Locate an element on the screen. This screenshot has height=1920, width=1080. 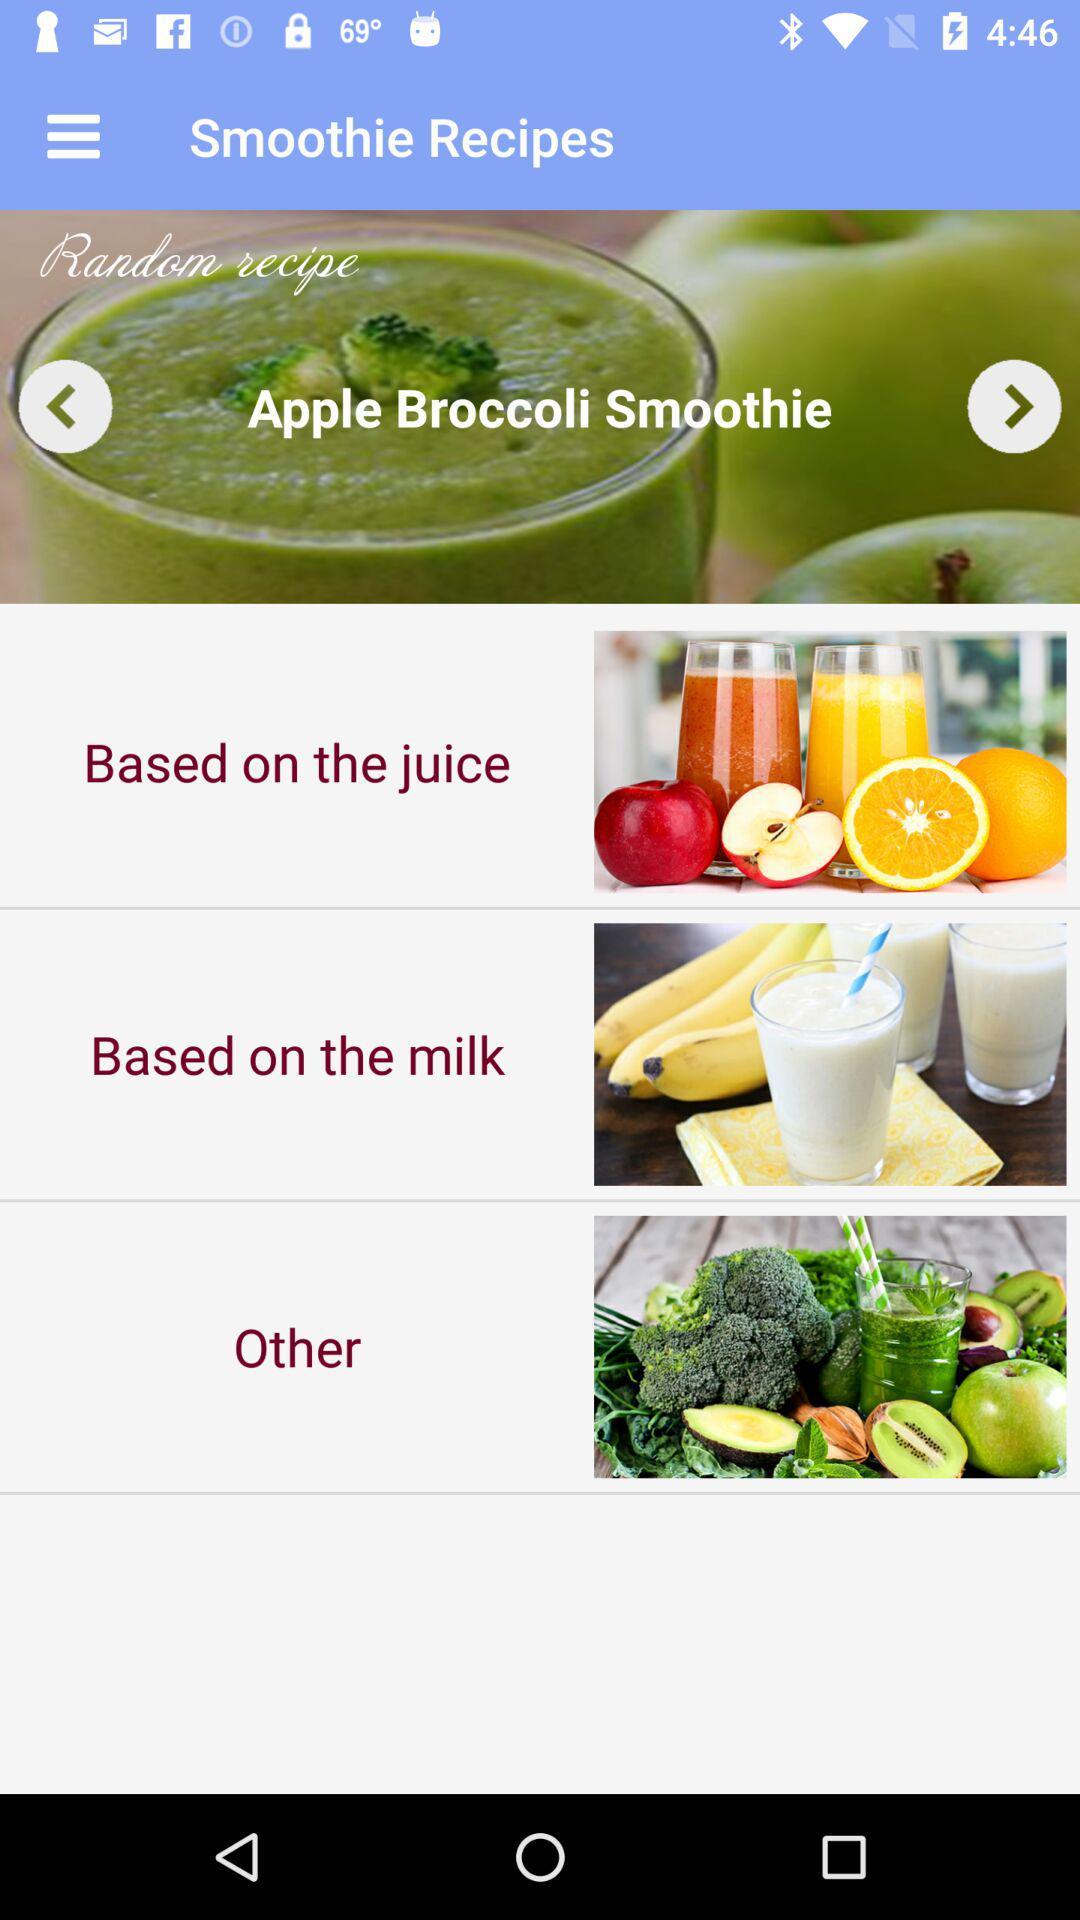
this button takes me to another recipe image is located at coordinates (64, 405).